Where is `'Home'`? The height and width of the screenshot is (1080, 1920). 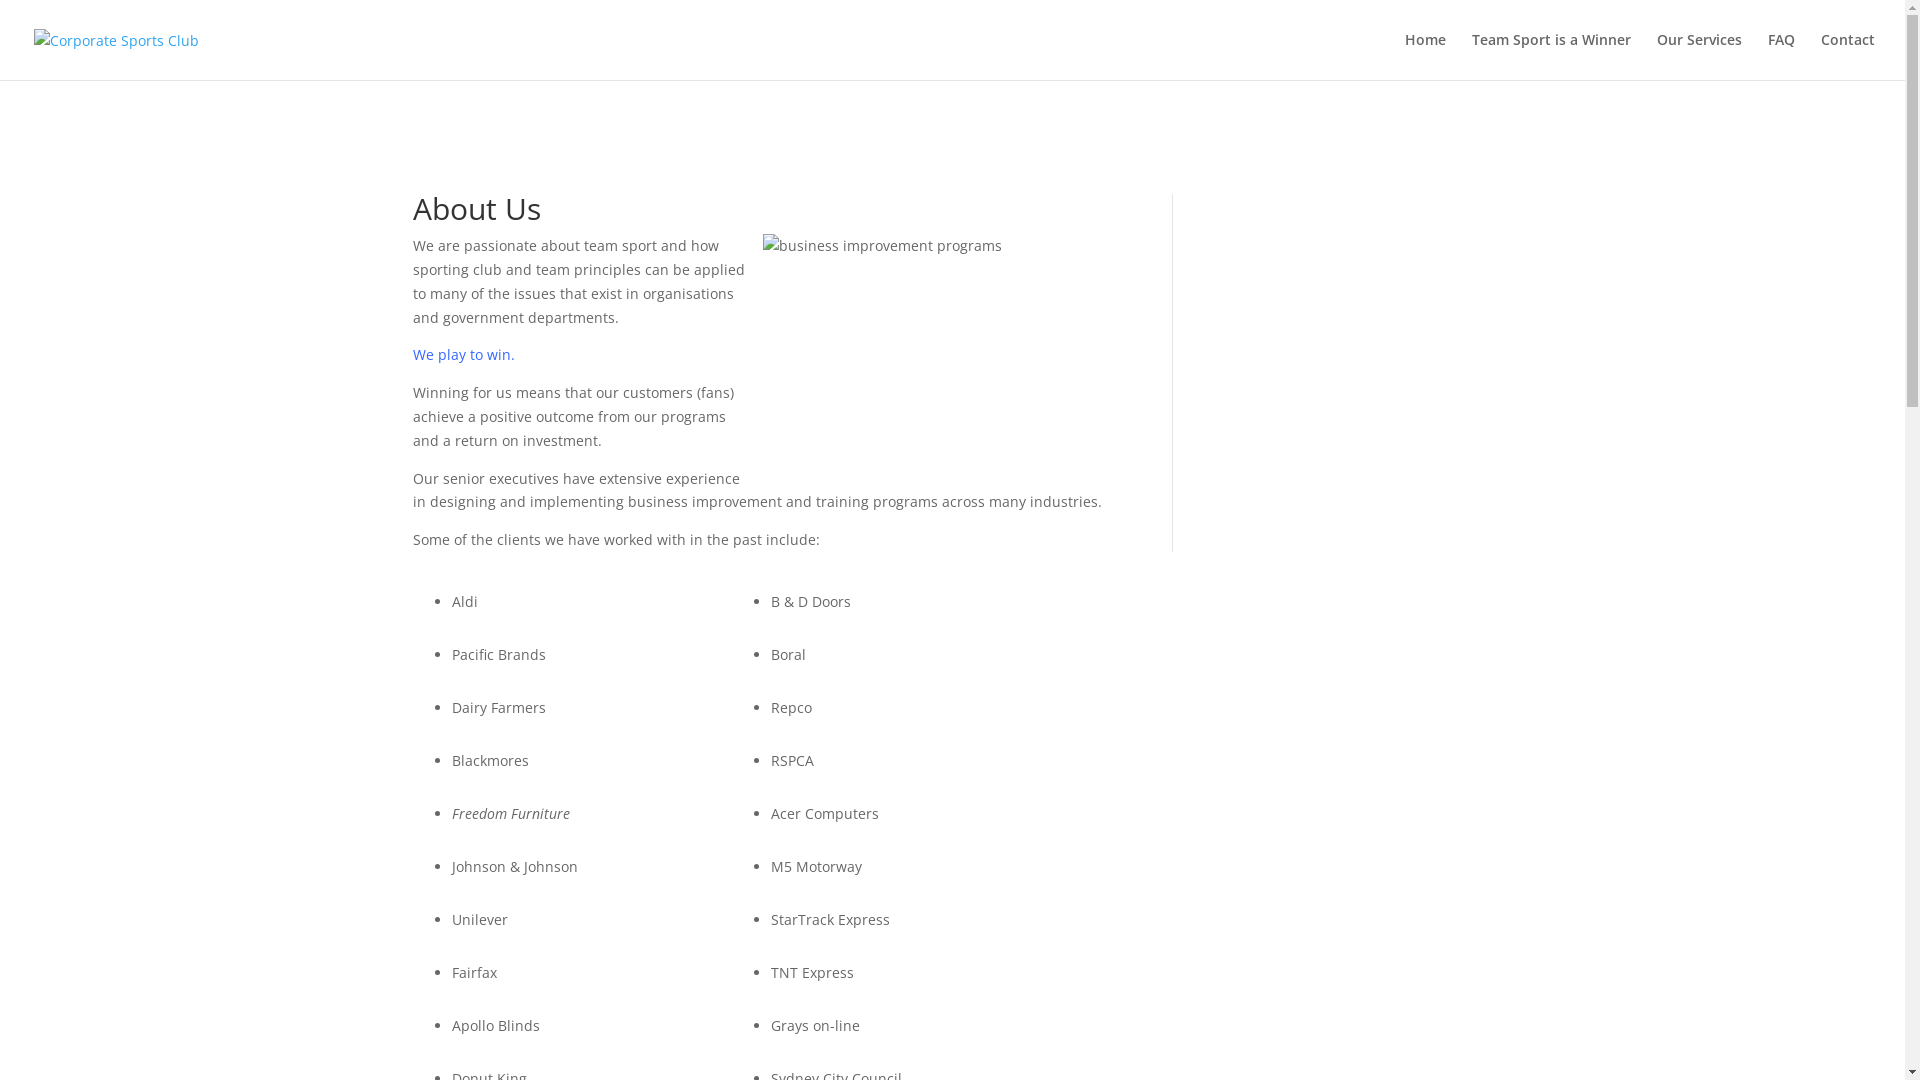
'Home' is located at coordinates (1424, 55).